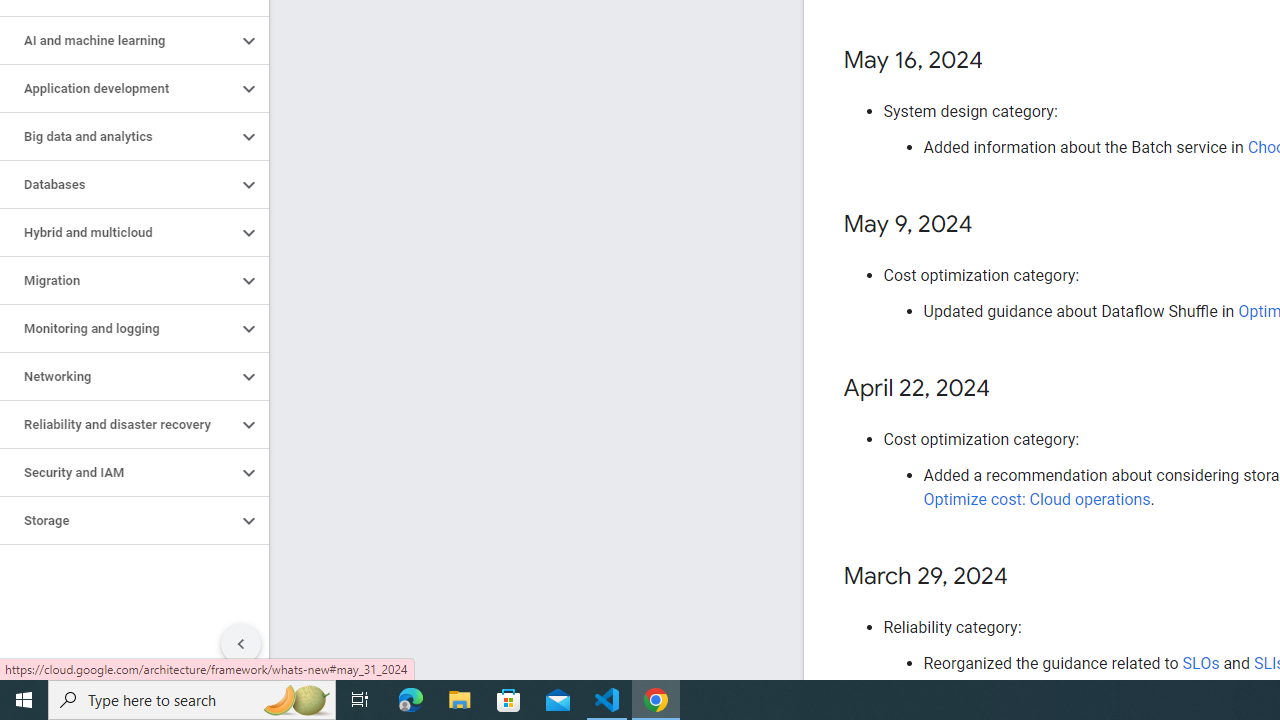 This screenshot has height=720, width=1280. Describe the element at coordinates (117, 328) in the screenshot. I see `'Monitoring and logging'` at that location.